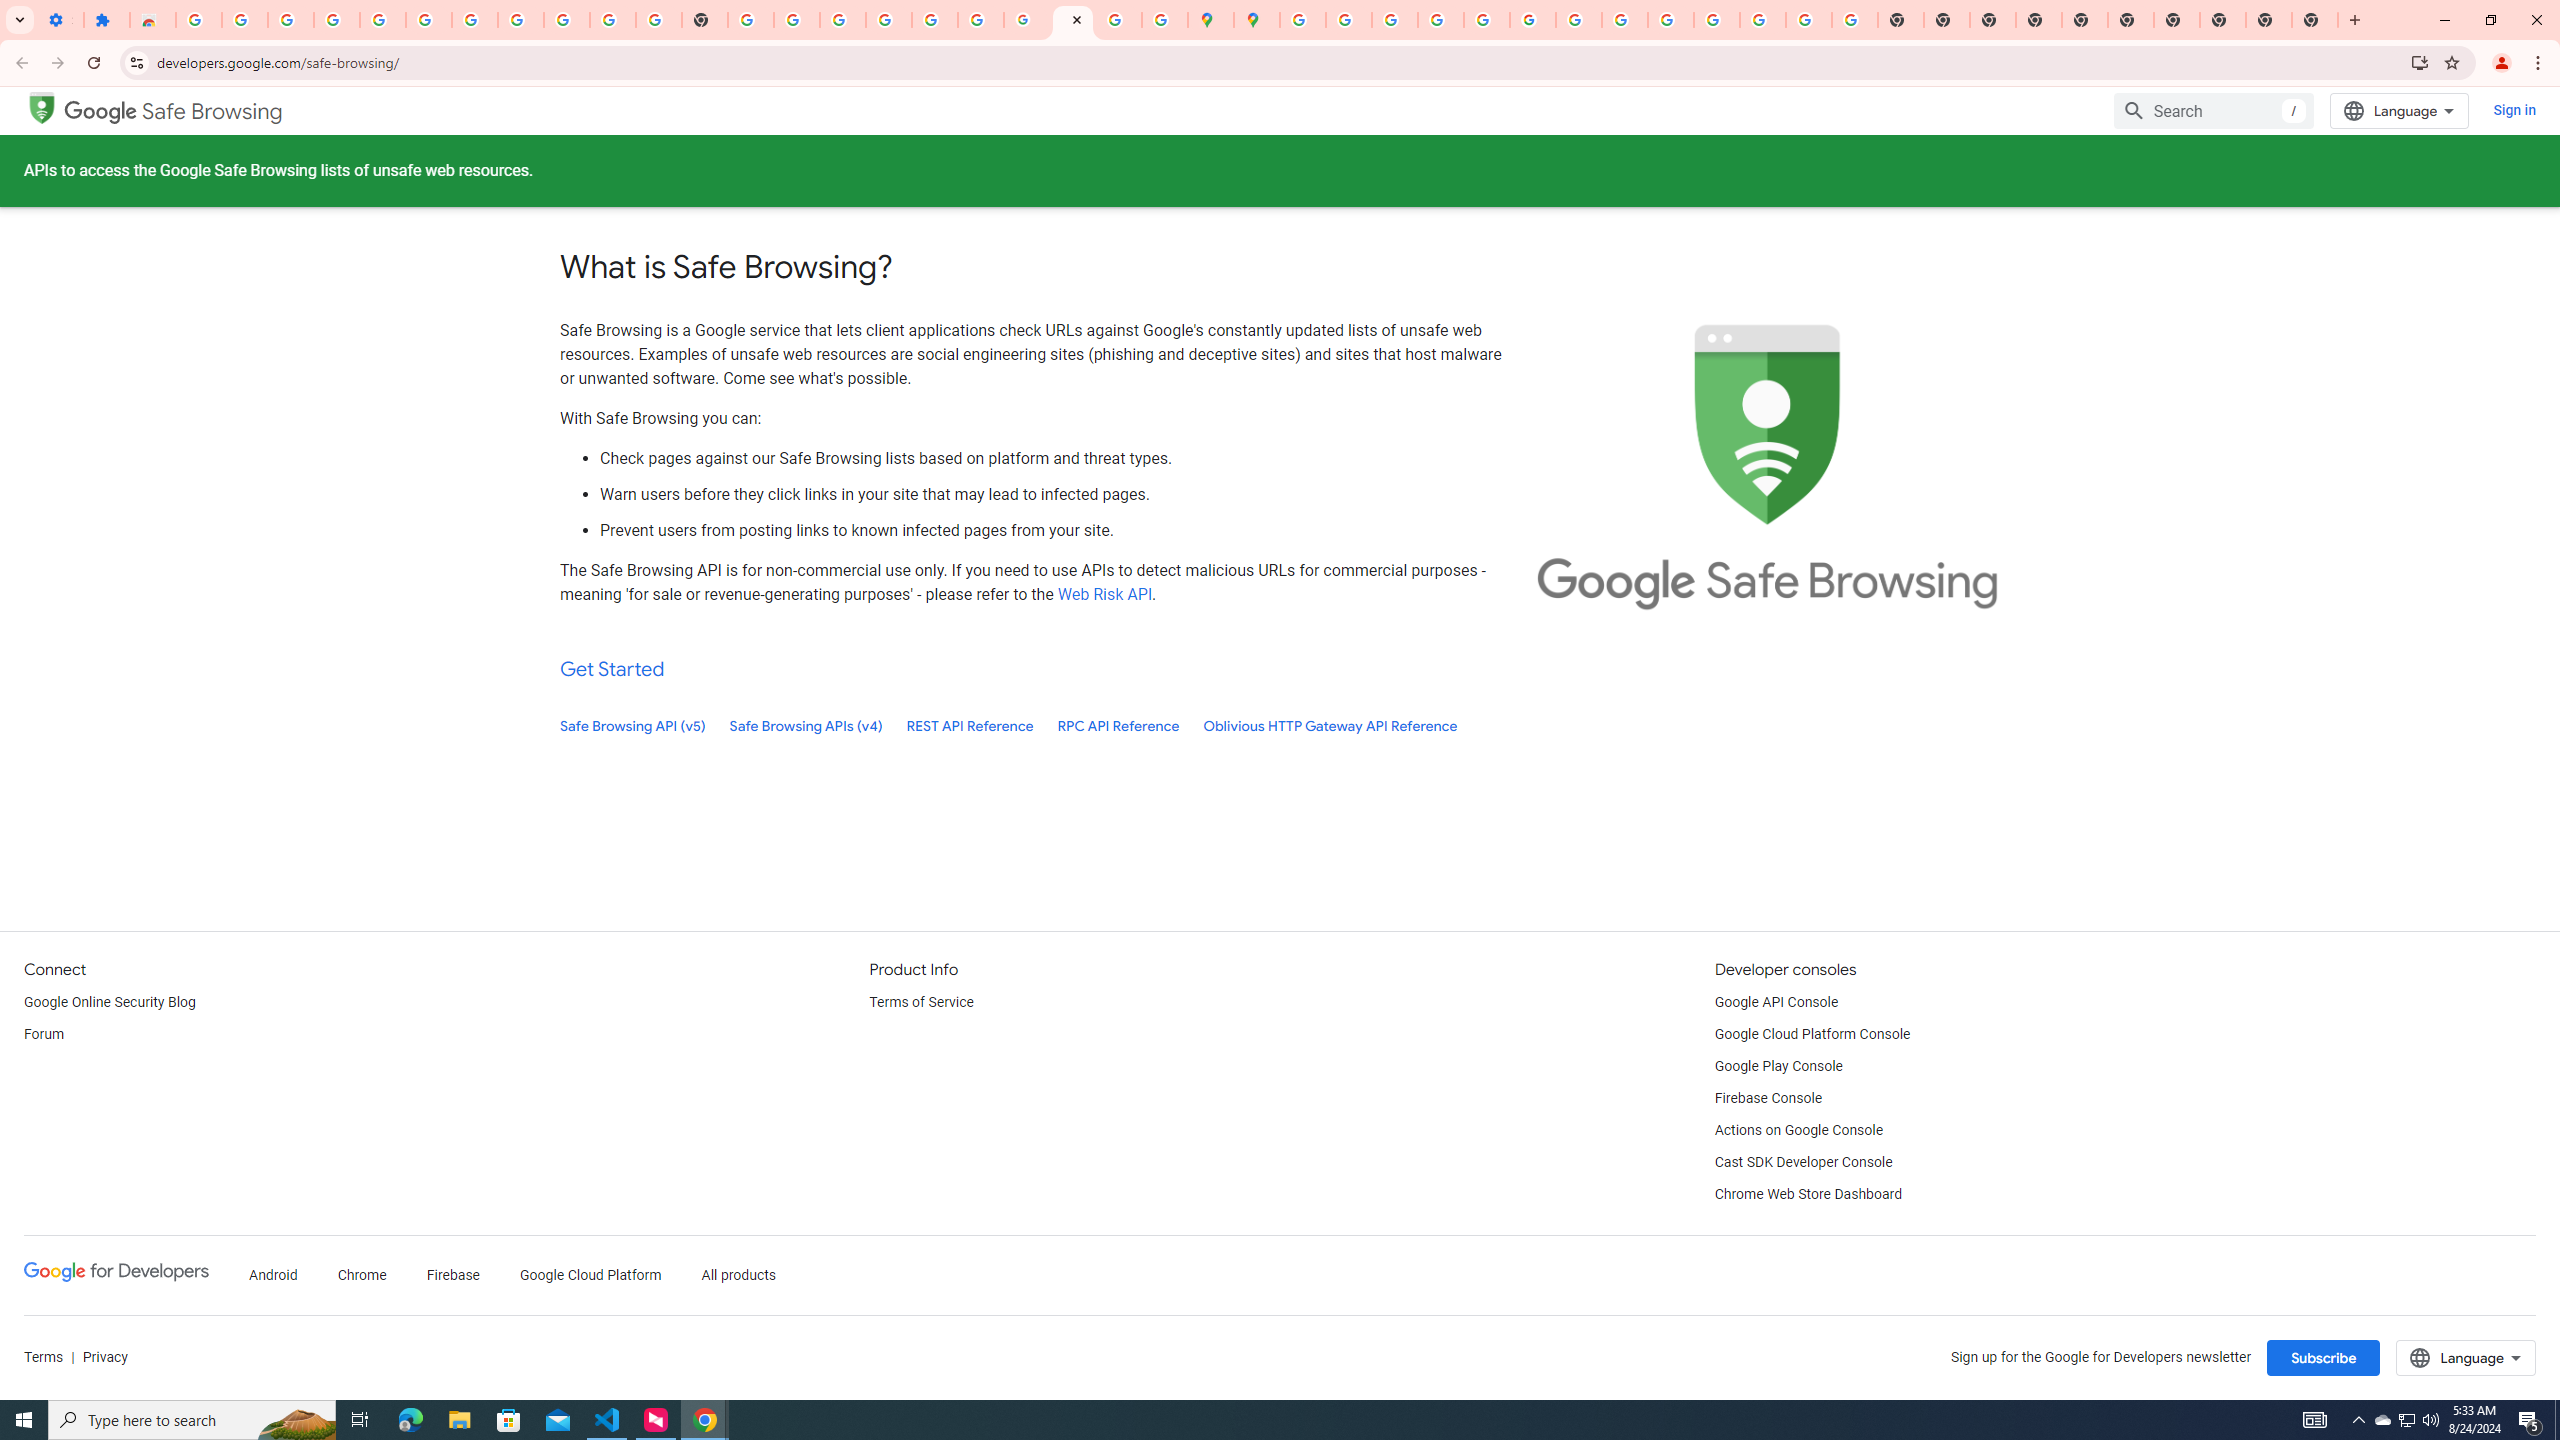 The height and width of the screenshot is (1440, 2560). What do you see at coordinates (920, 1002) in the screenshot?
I see `'Terms of Service'` at bounding box center [920, 1002].